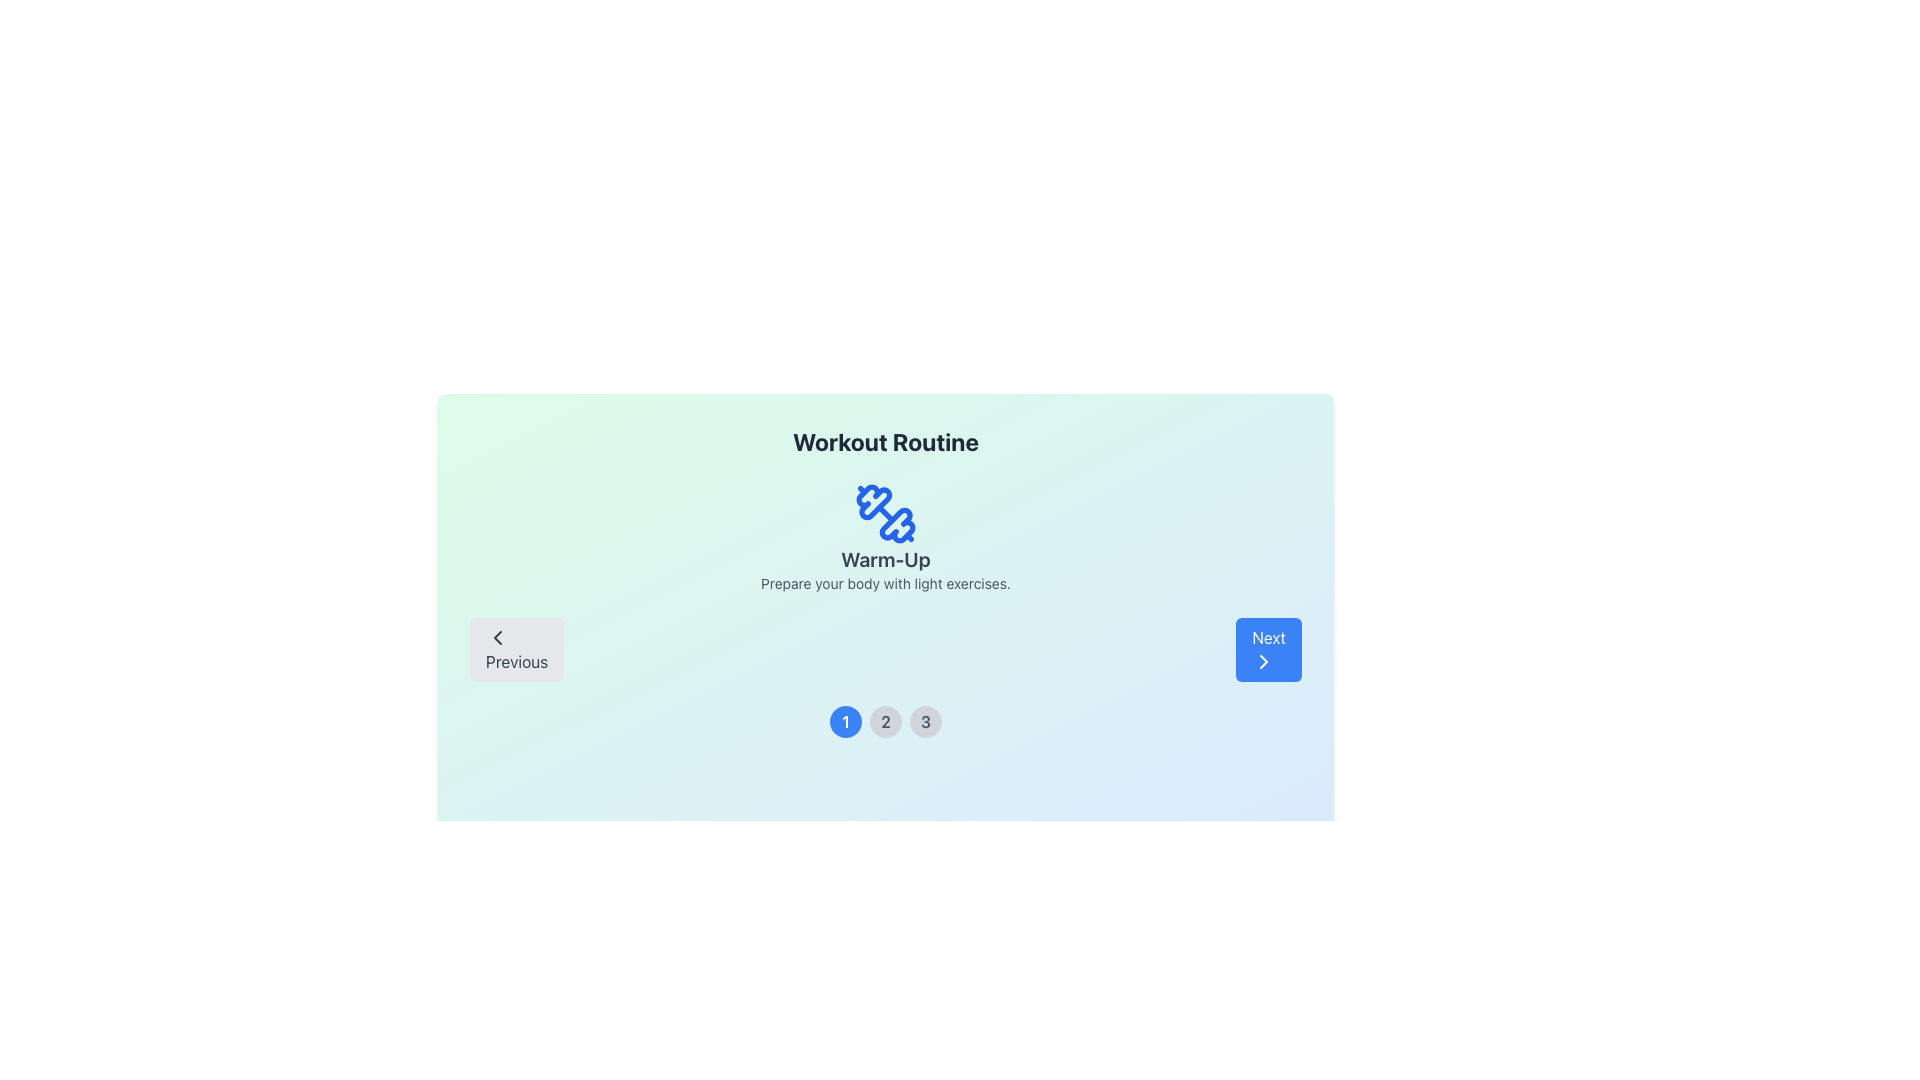 This screenshot has width=1920, height=1080. What do you see at coordinates (885, 559) in the screenshot?
I see `the bold, gray-colored text label displaying 'Warm-Up', which is centrally aligned and positioned below a blue dumbbell icon in the interface` at bounding box center [885, 559].